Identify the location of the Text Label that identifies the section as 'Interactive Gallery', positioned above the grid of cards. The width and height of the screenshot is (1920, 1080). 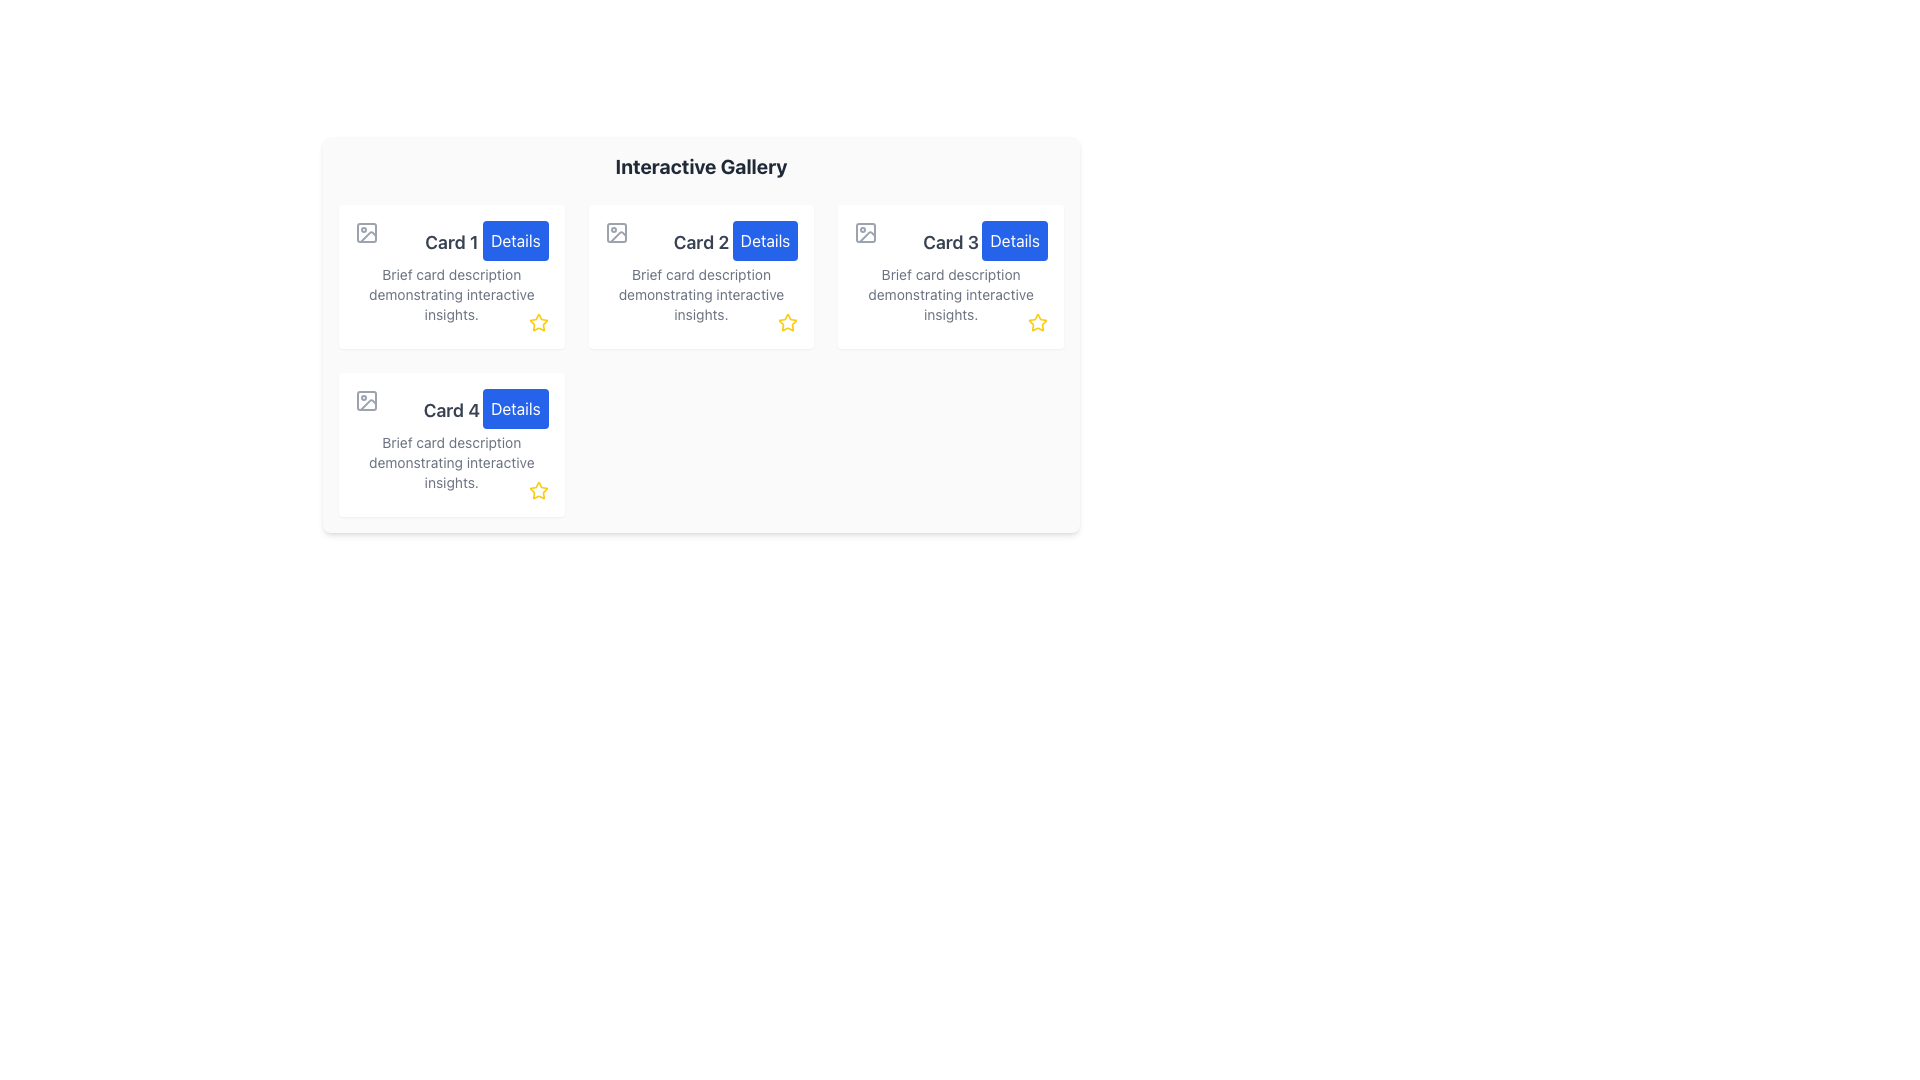
(701, 165).